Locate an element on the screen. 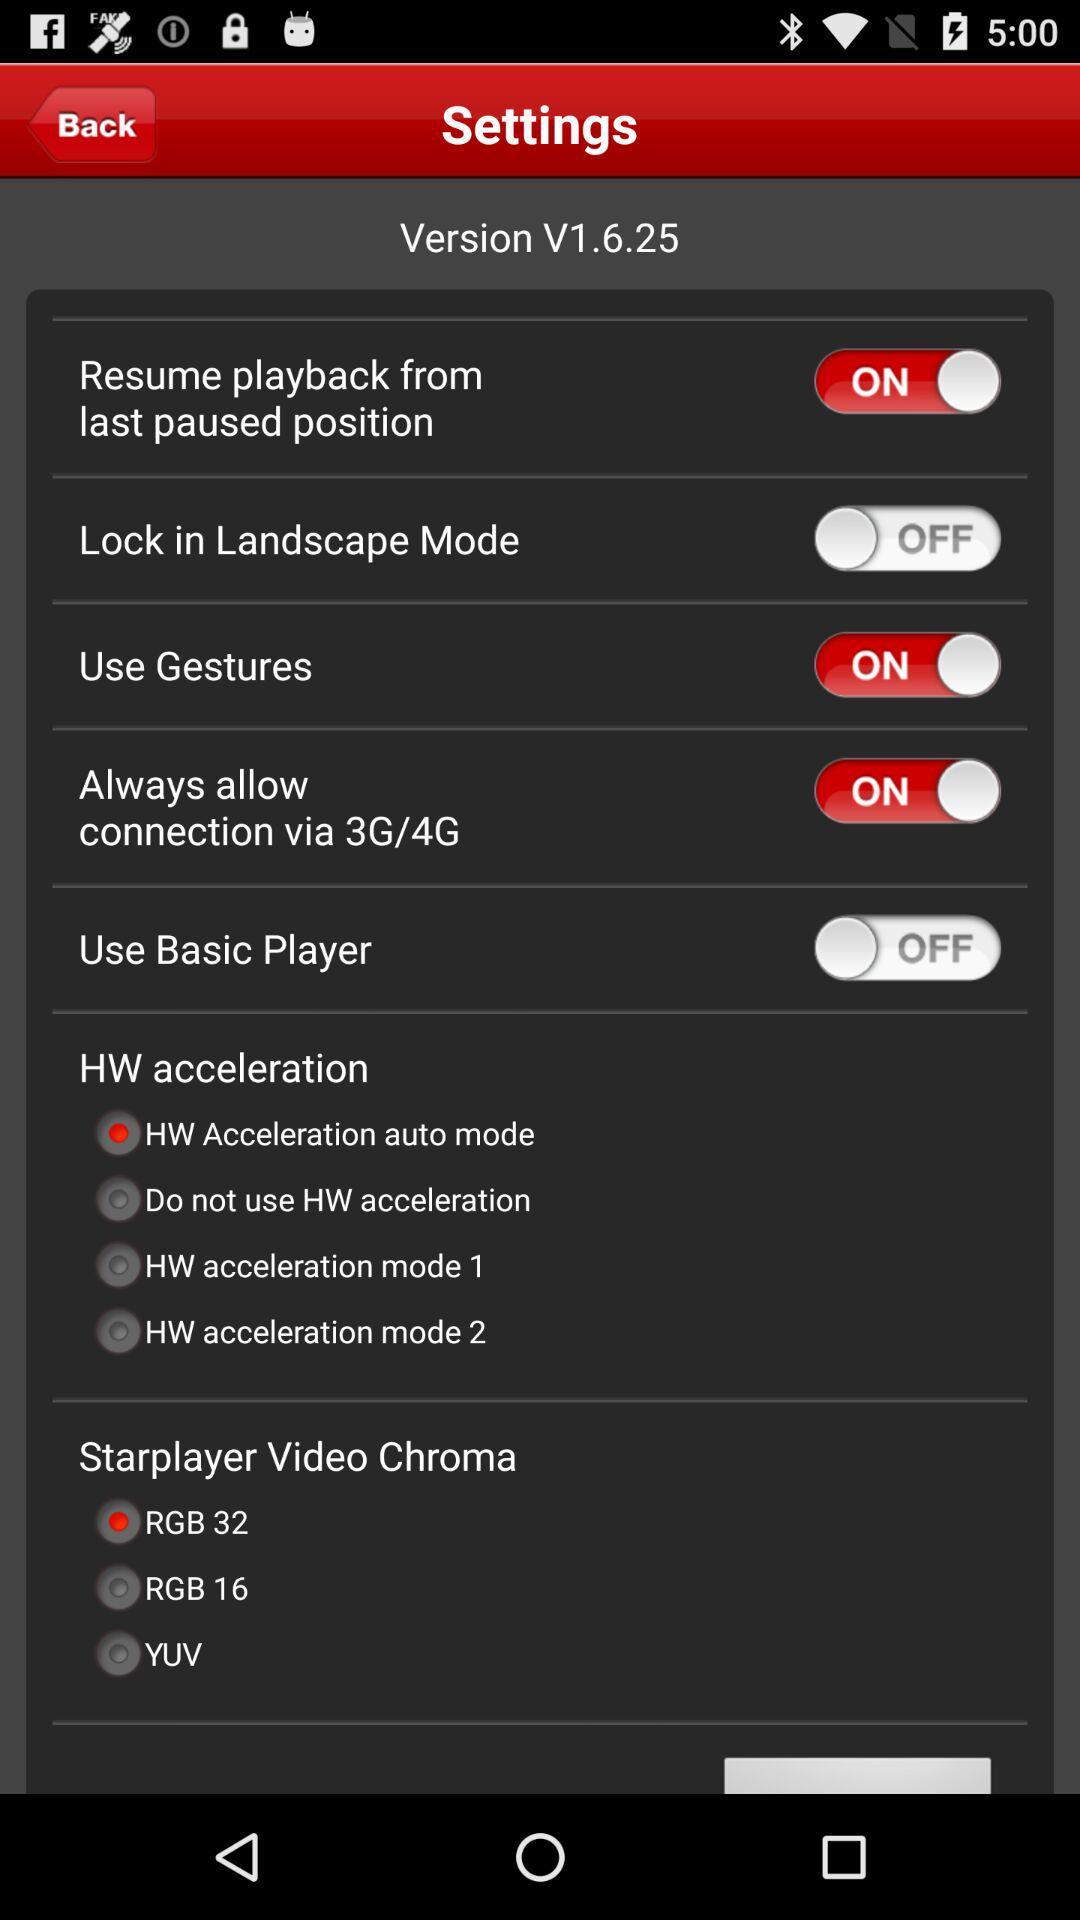 The width and height of the screenshot is (1080, 1920). yuv is located at coordinates (146, 1653).